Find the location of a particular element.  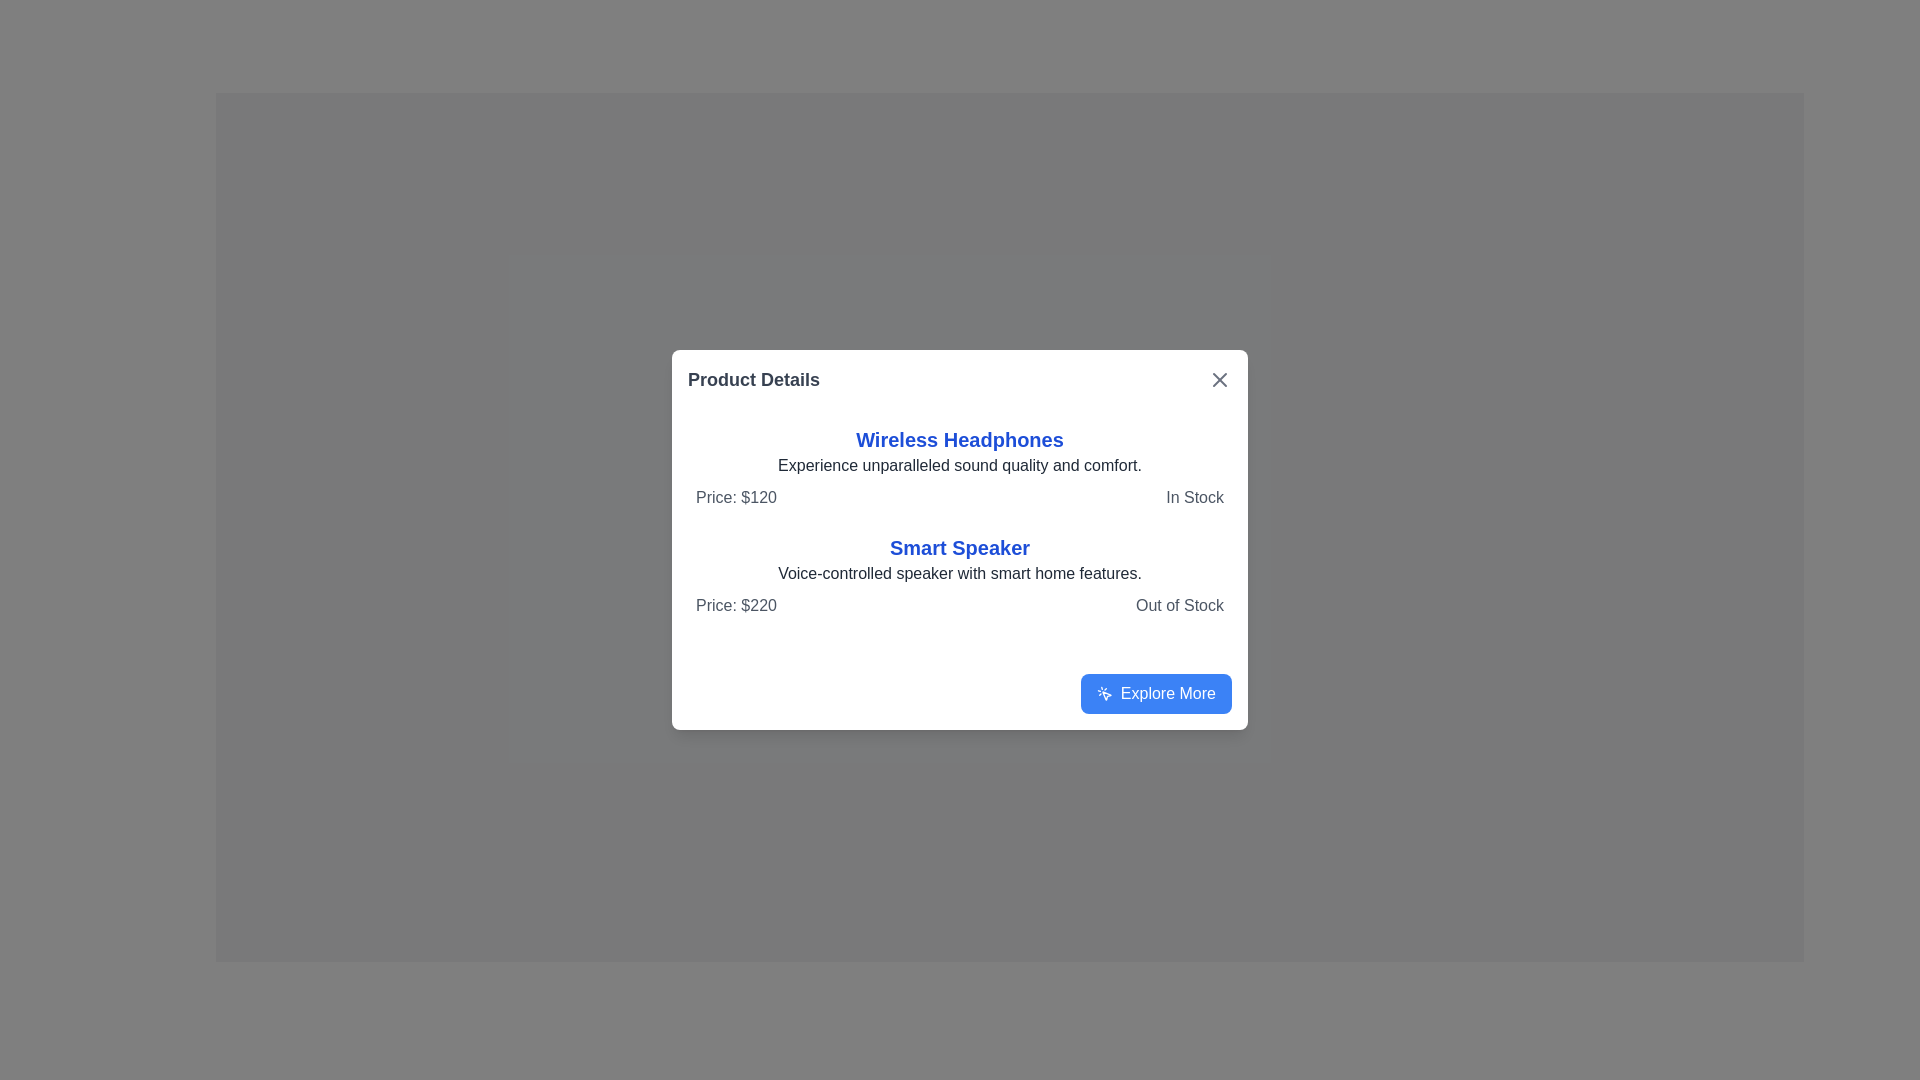

the informational block displaying details about the 'Wireless Headphones' product within the 'Product Details' modal dialog is located at coordinates (960, 467).